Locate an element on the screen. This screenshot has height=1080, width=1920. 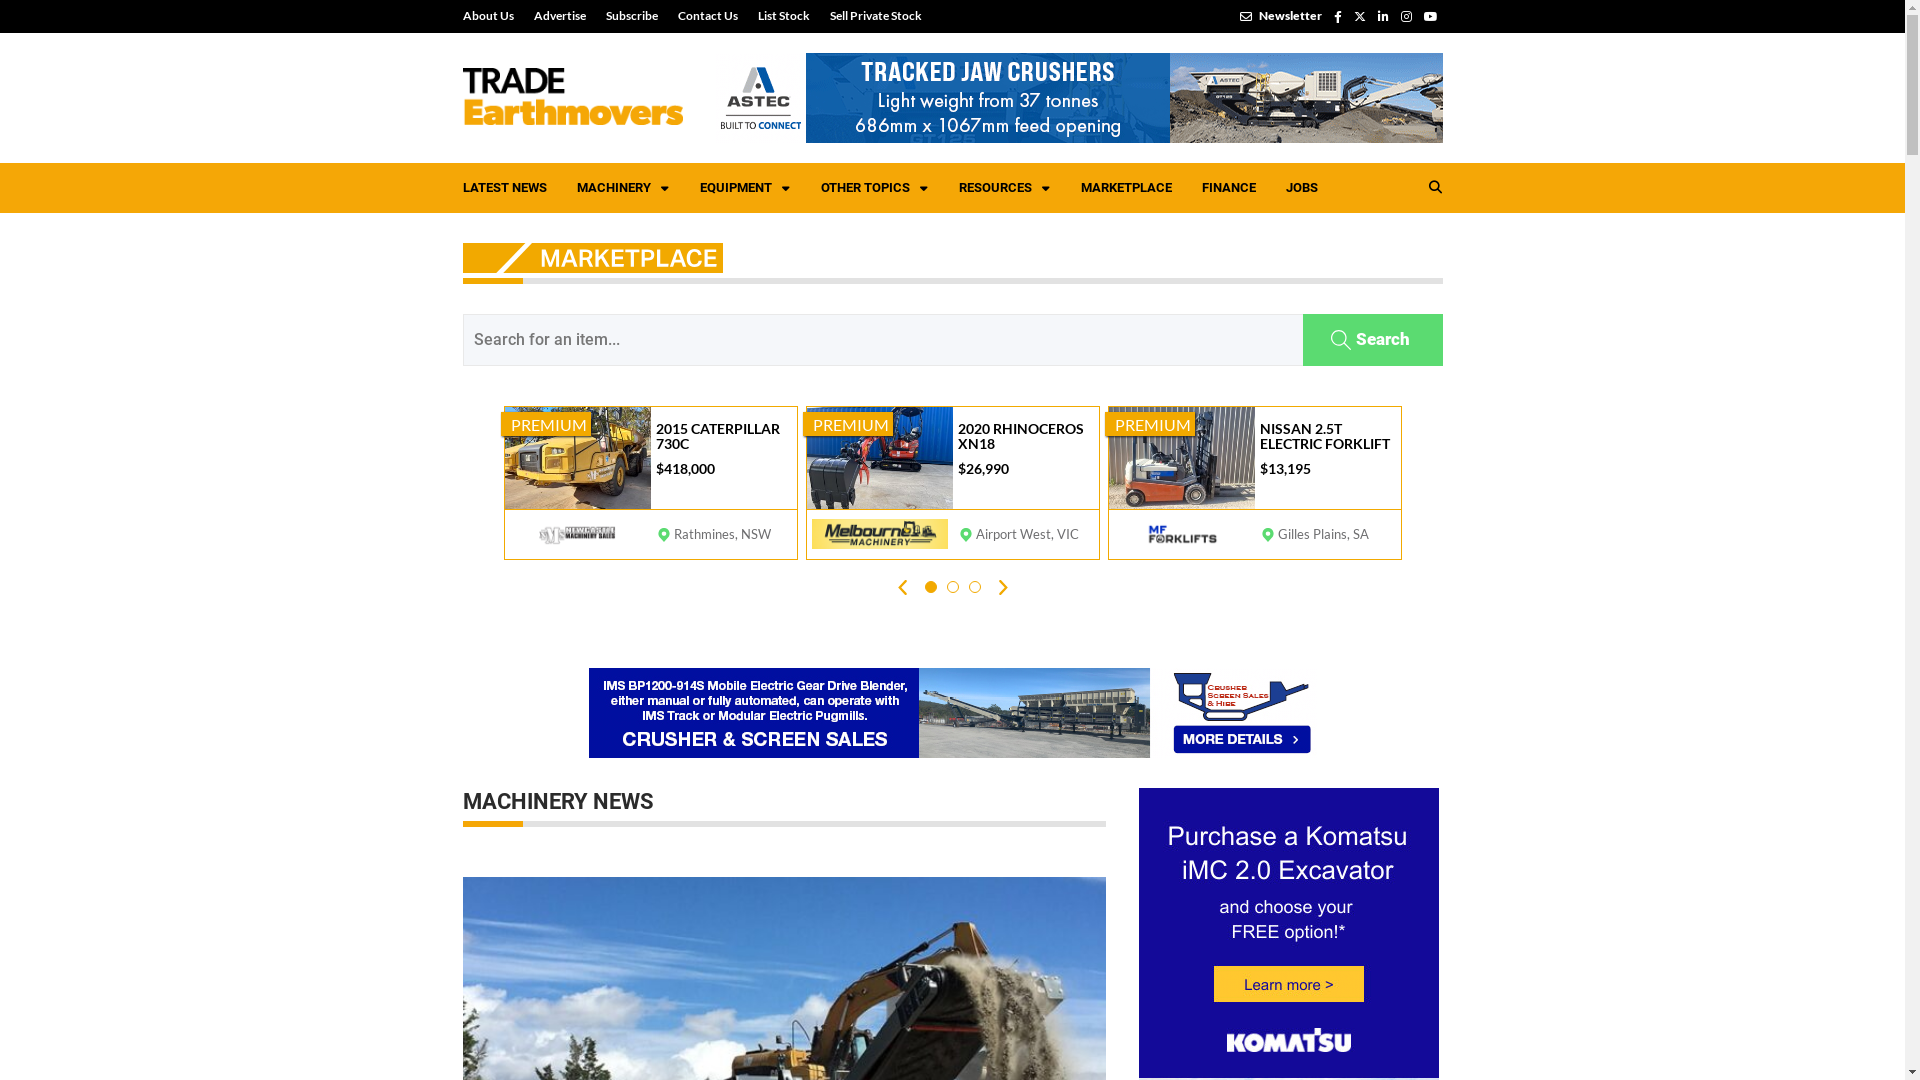
'About Us' is located at coordinates (492, 15).